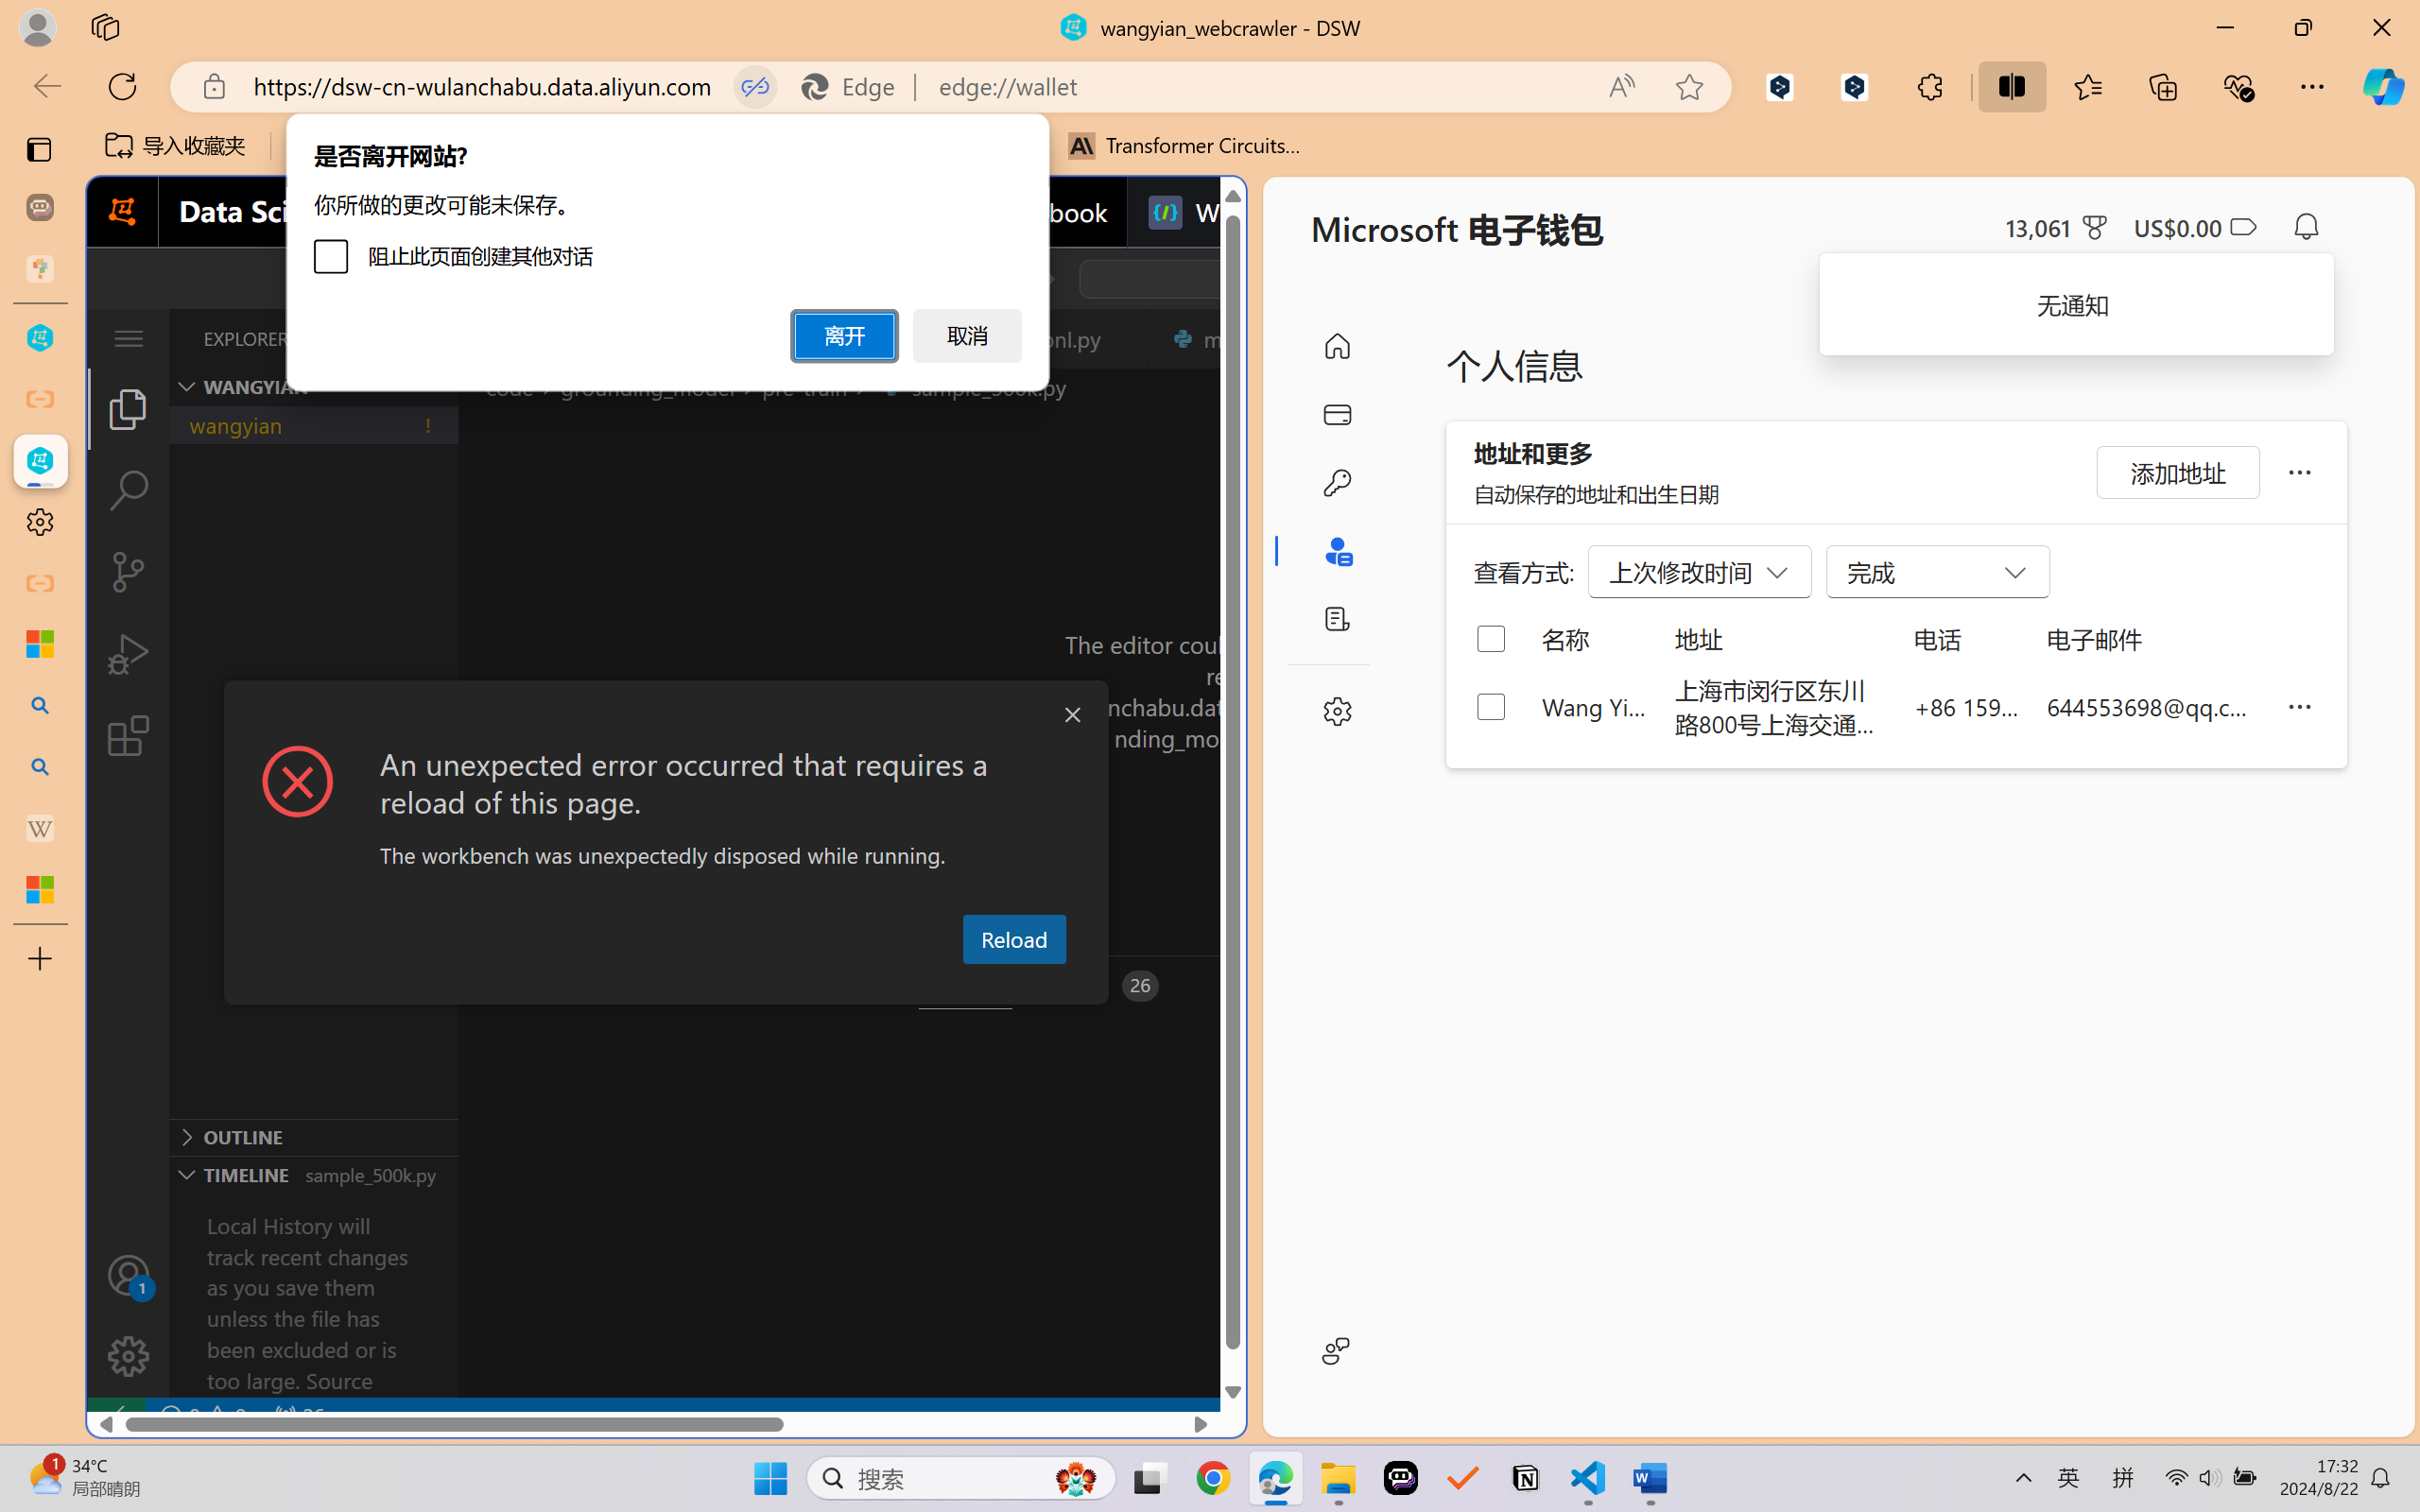  I want to click on 'Ports - 26 forwarded ports', so click(1101, 986).